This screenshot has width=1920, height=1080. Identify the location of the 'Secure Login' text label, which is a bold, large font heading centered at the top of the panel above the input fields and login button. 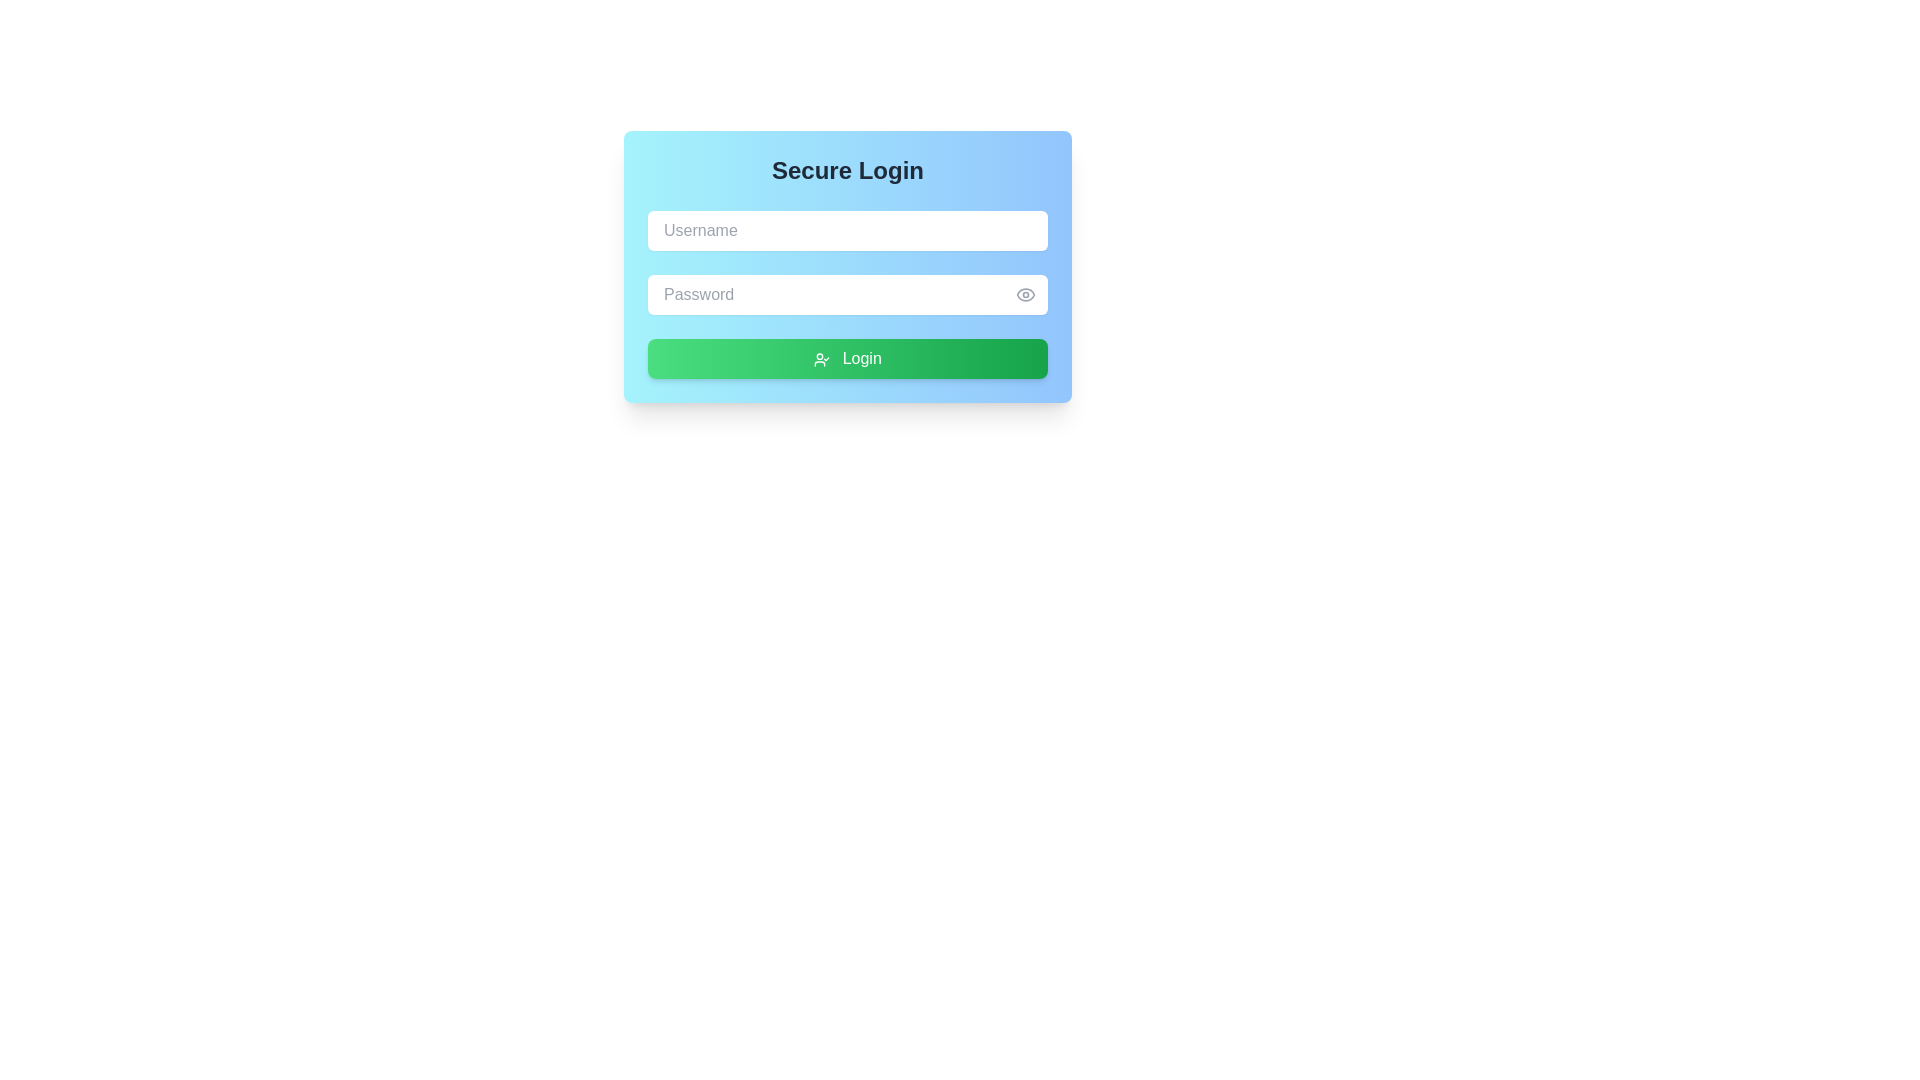
(848, 169).